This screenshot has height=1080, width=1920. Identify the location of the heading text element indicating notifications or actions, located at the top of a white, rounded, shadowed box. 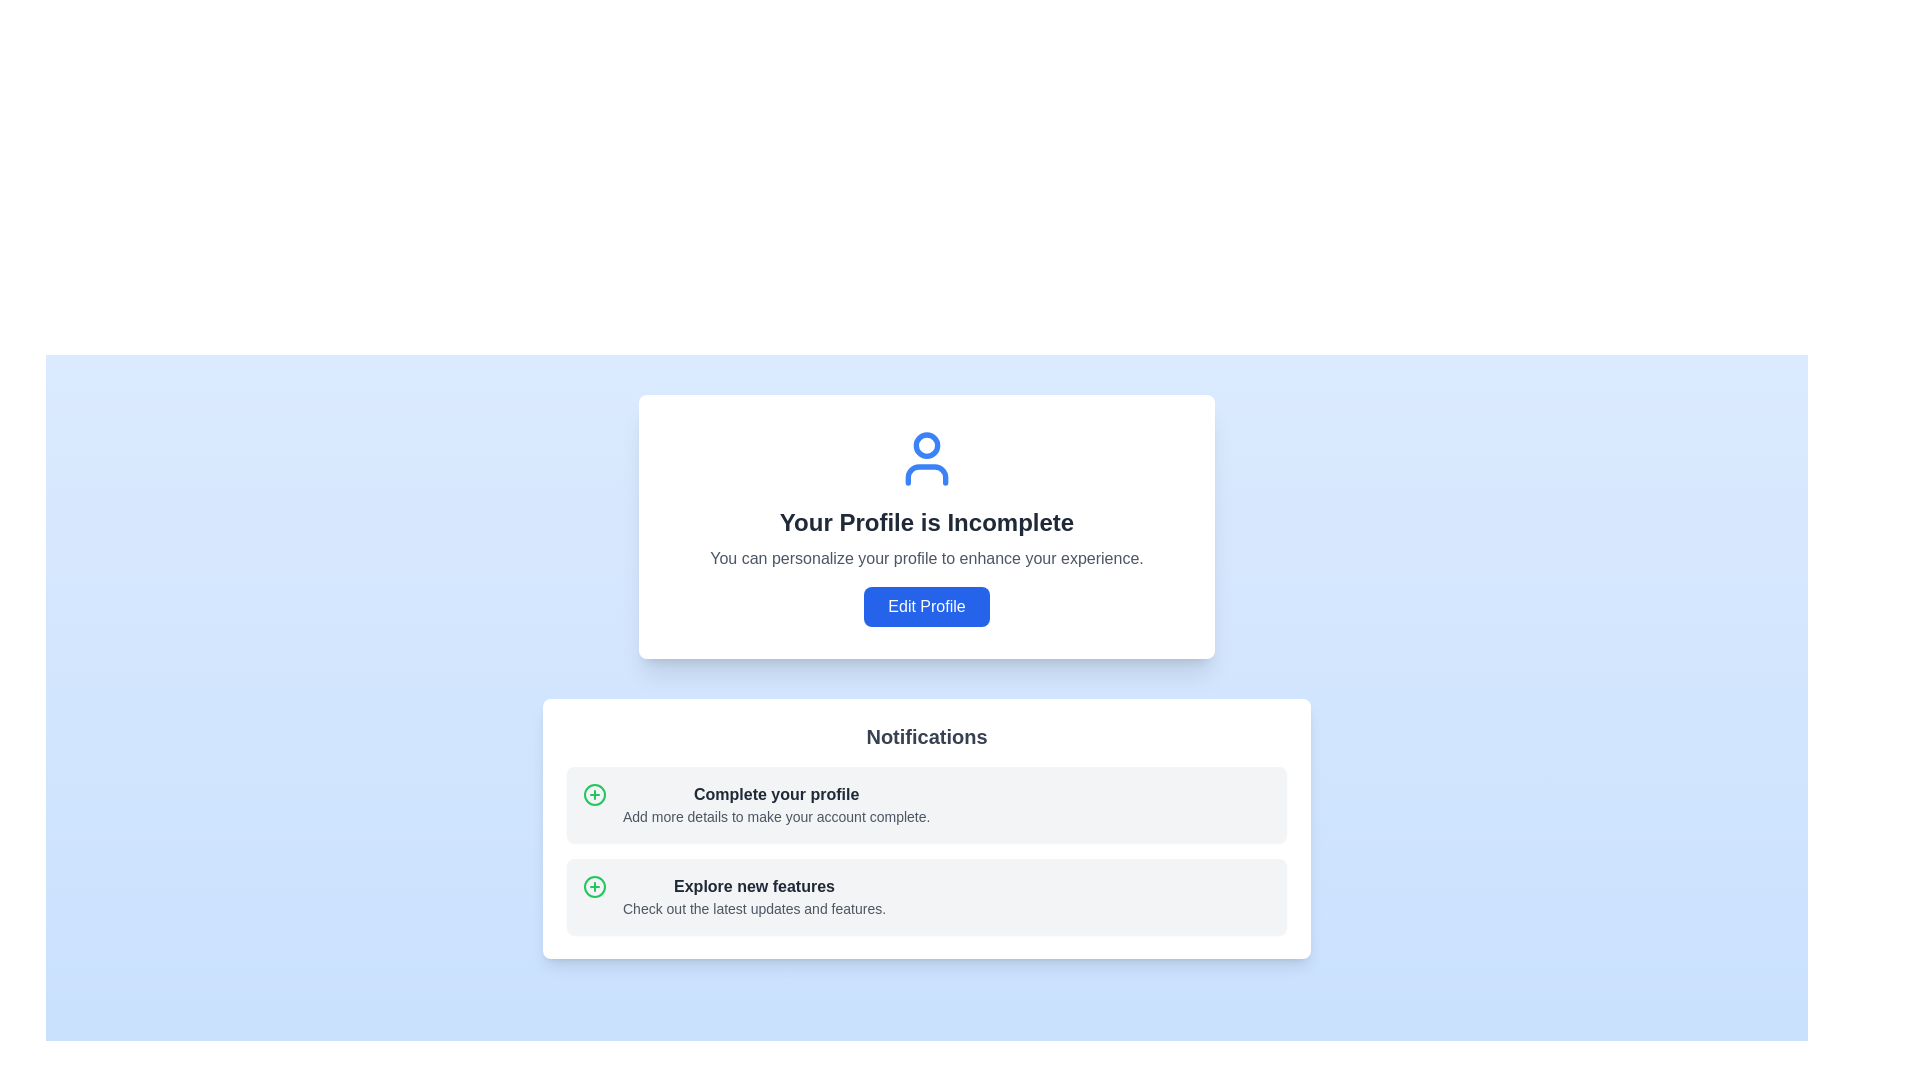
(925, 736).